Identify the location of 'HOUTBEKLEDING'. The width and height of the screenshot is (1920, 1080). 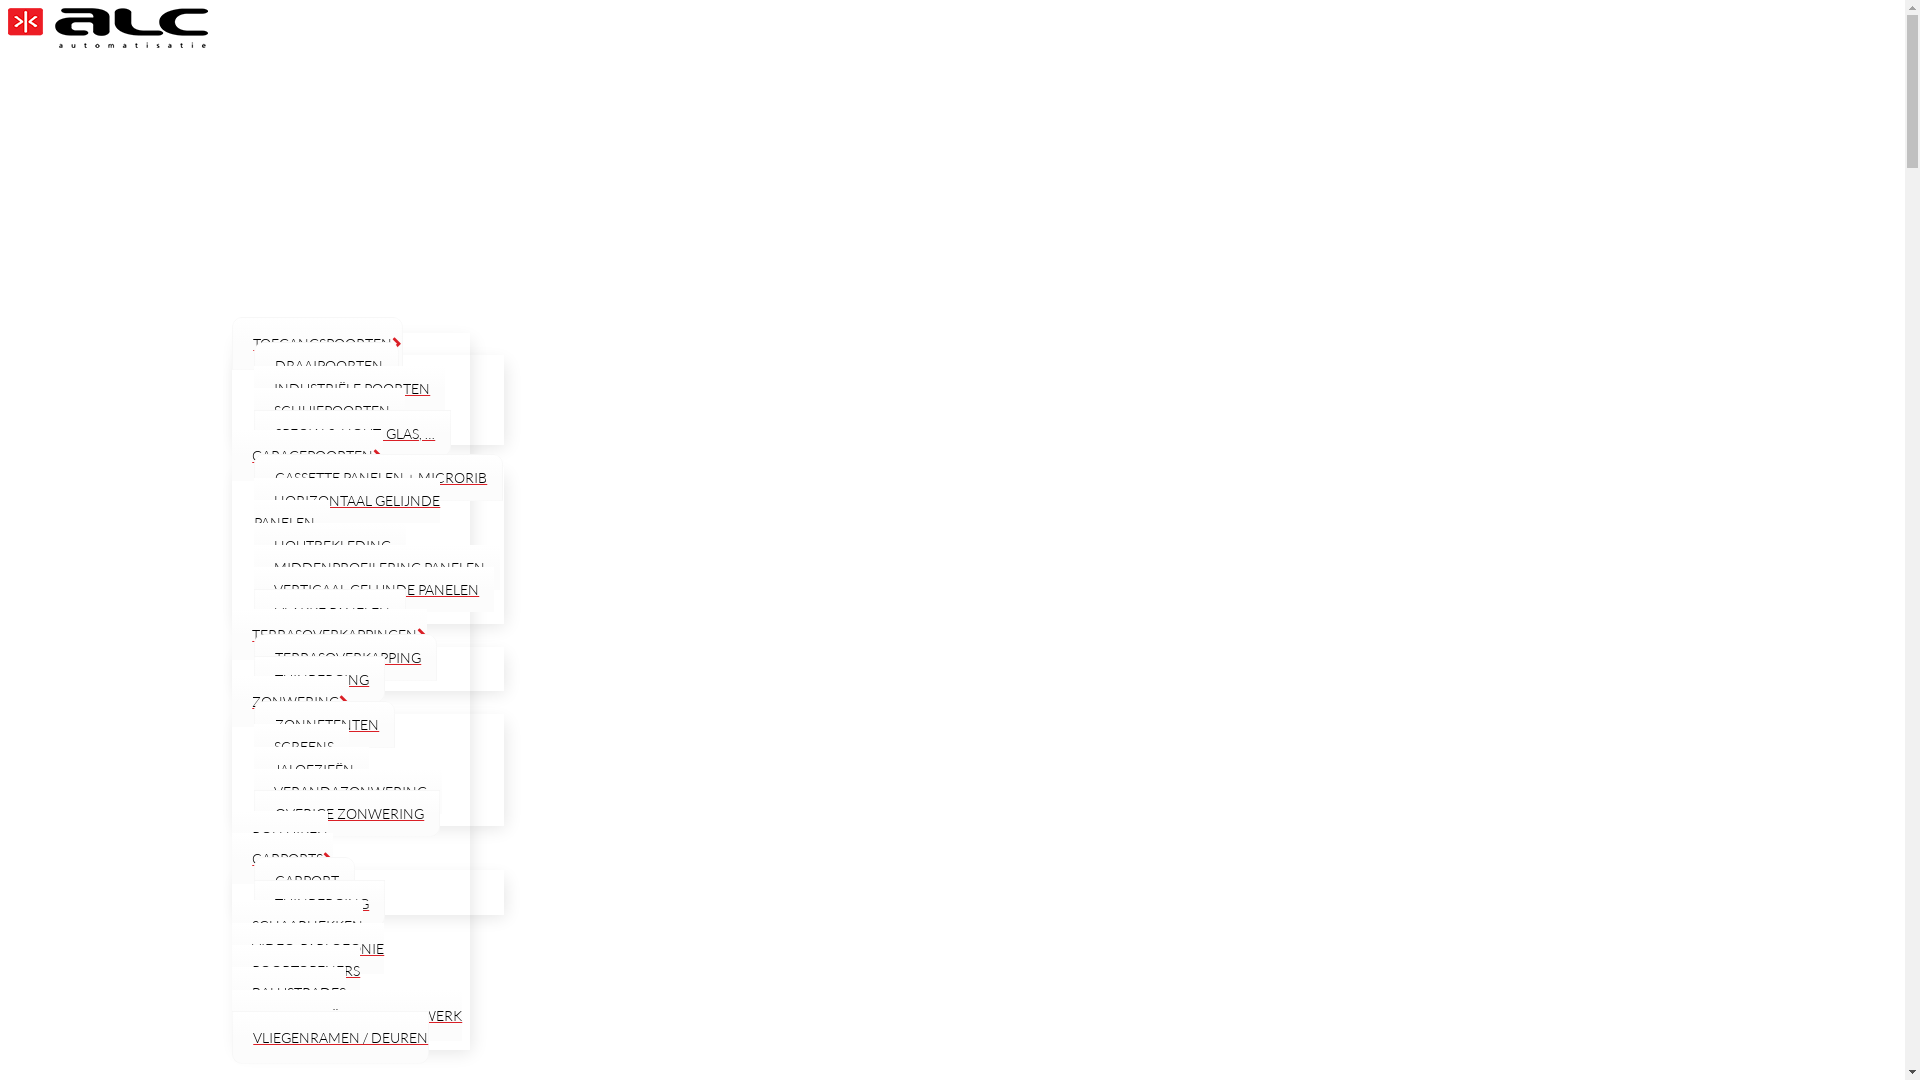
(253, 545).